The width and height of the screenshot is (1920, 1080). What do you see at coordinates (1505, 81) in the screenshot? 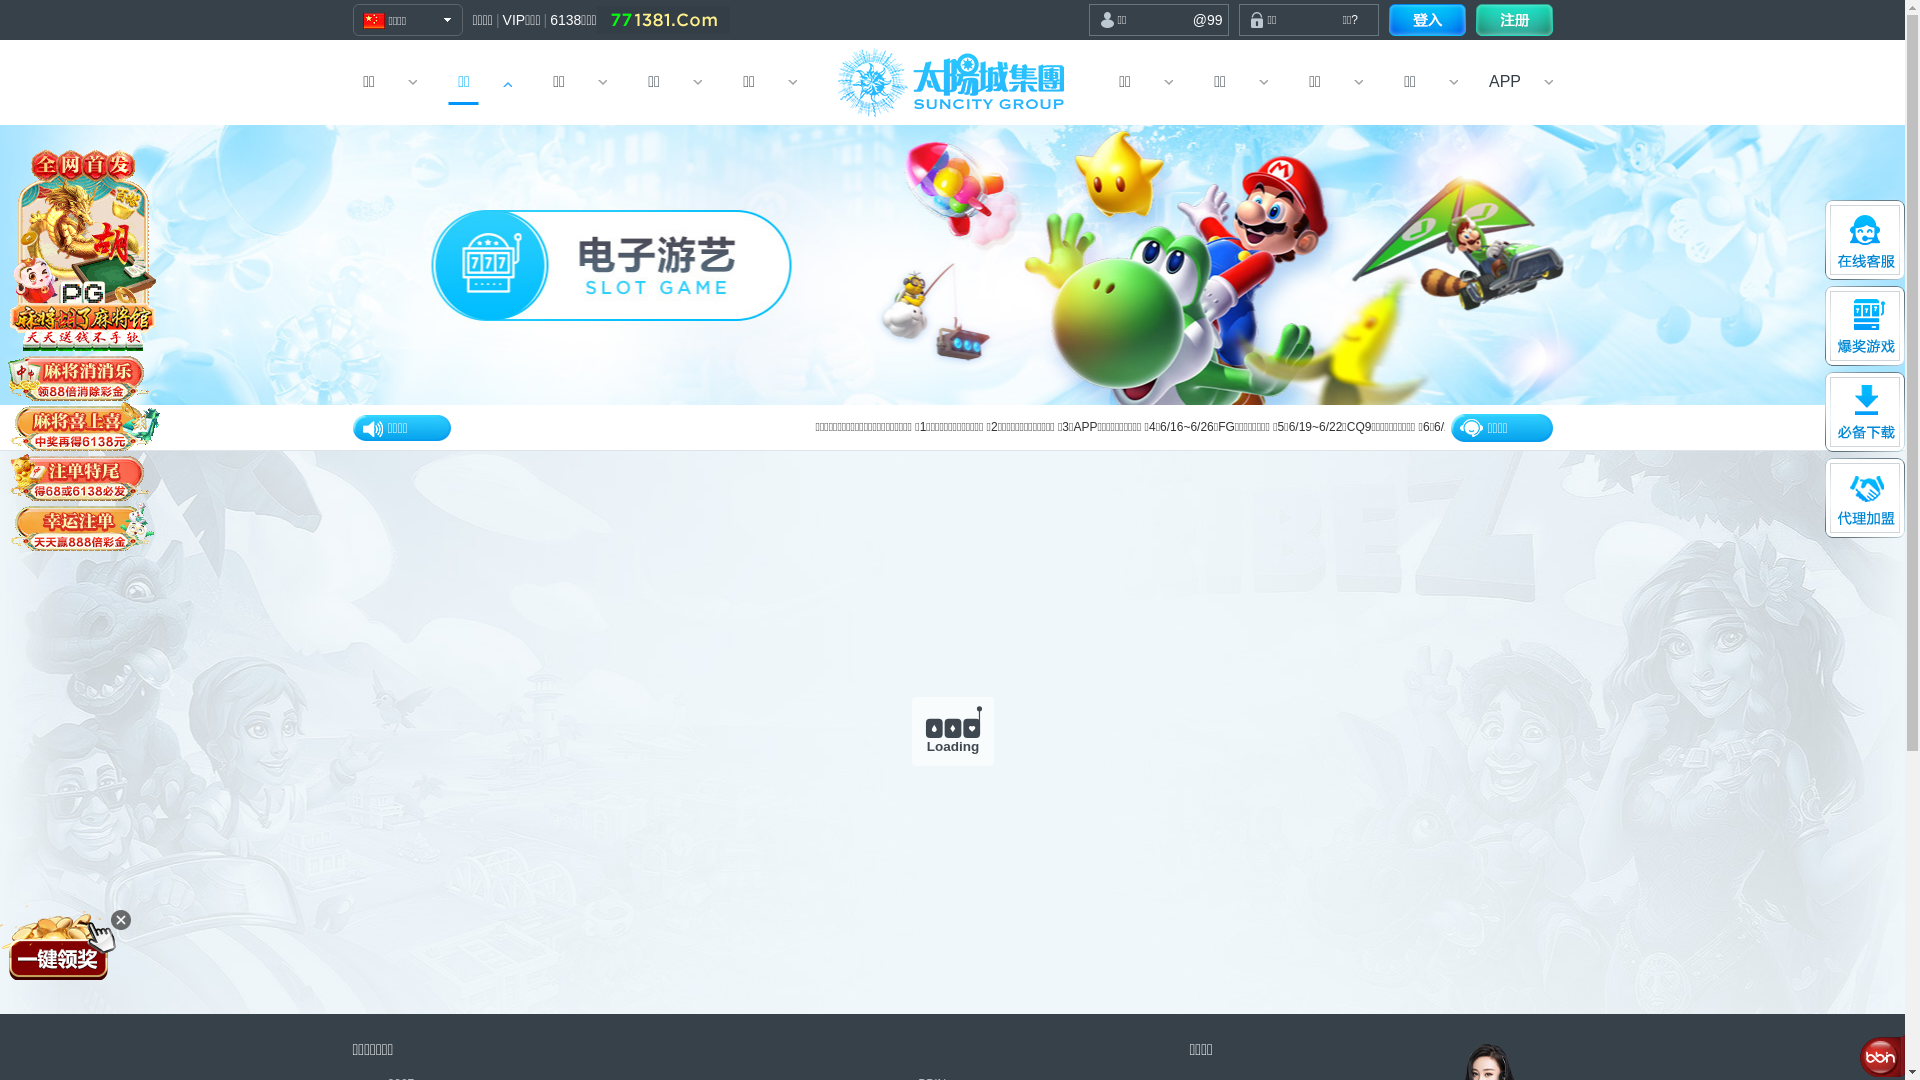
I see `'APP'` at bounding box center [1505, 81].